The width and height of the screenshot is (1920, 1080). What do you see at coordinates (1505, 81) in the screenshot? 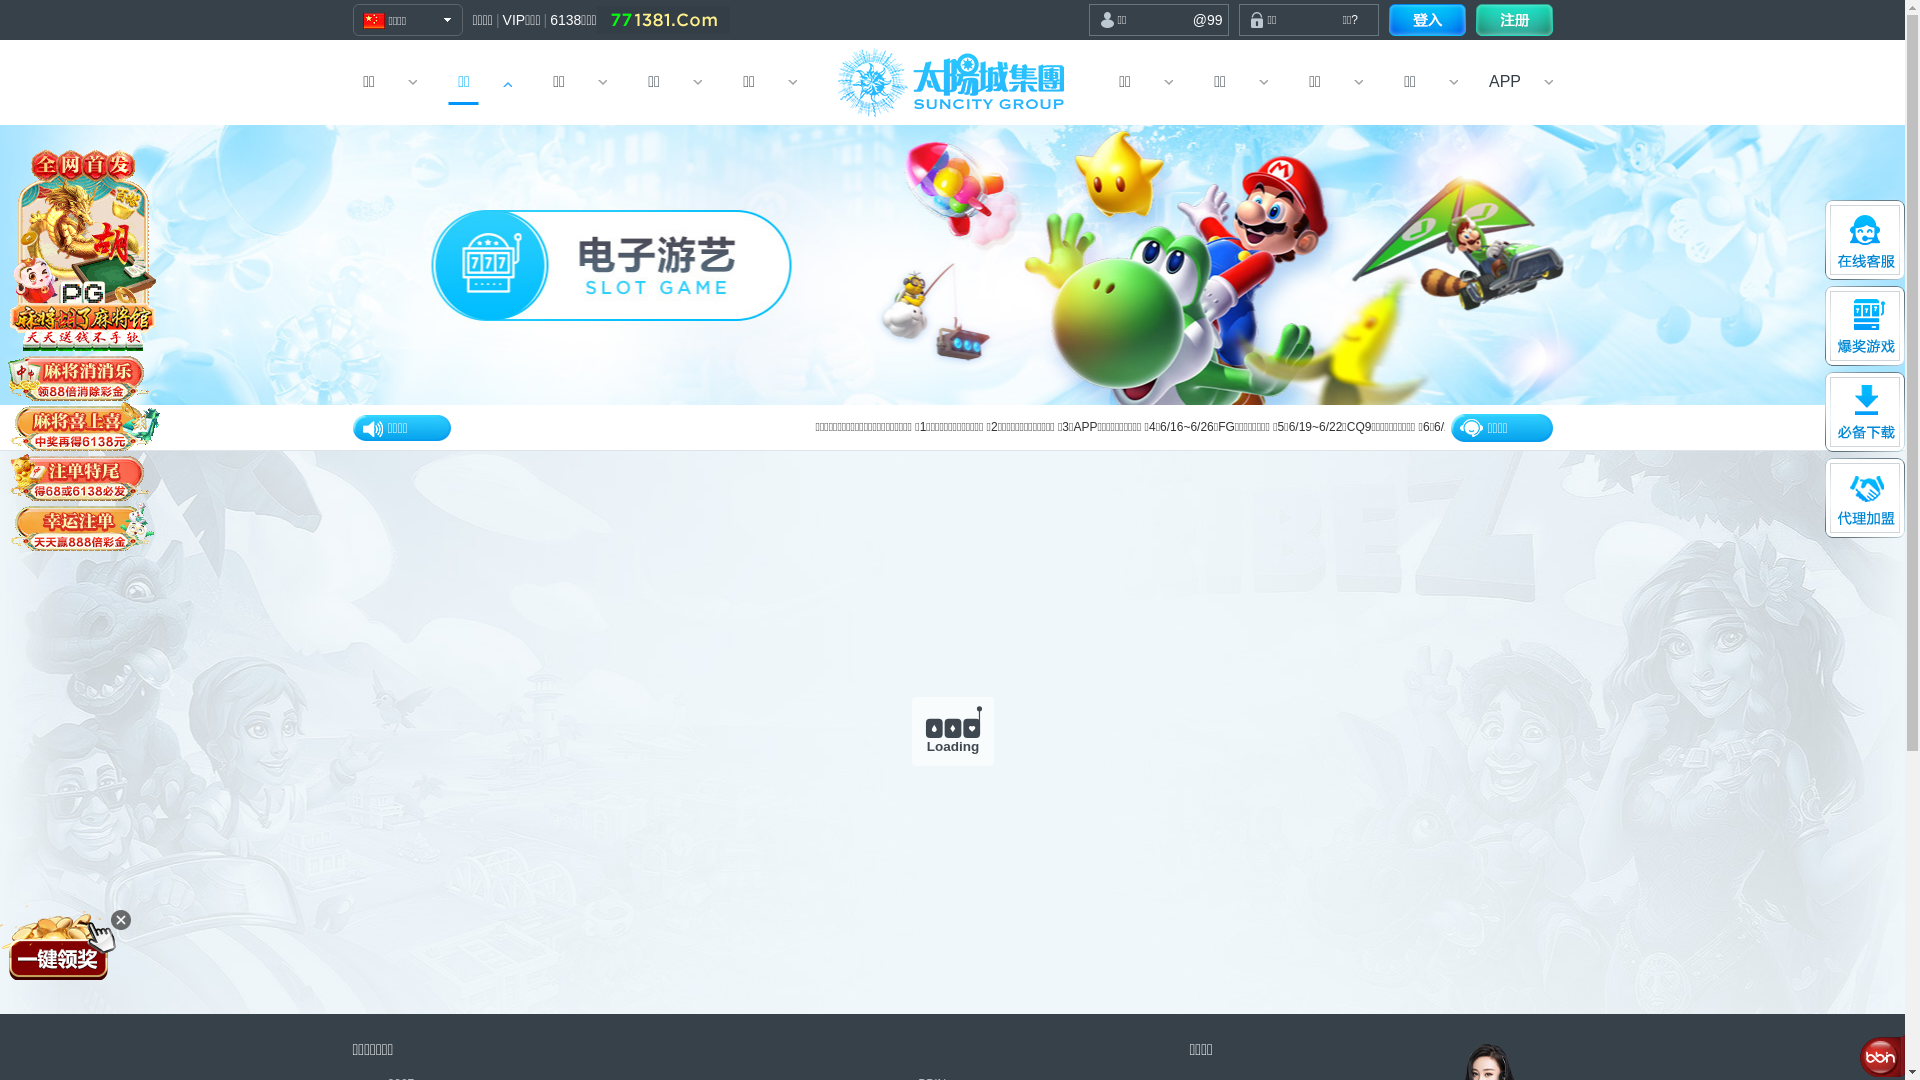
I see `'APP'` at bounding box center [1505, 81].